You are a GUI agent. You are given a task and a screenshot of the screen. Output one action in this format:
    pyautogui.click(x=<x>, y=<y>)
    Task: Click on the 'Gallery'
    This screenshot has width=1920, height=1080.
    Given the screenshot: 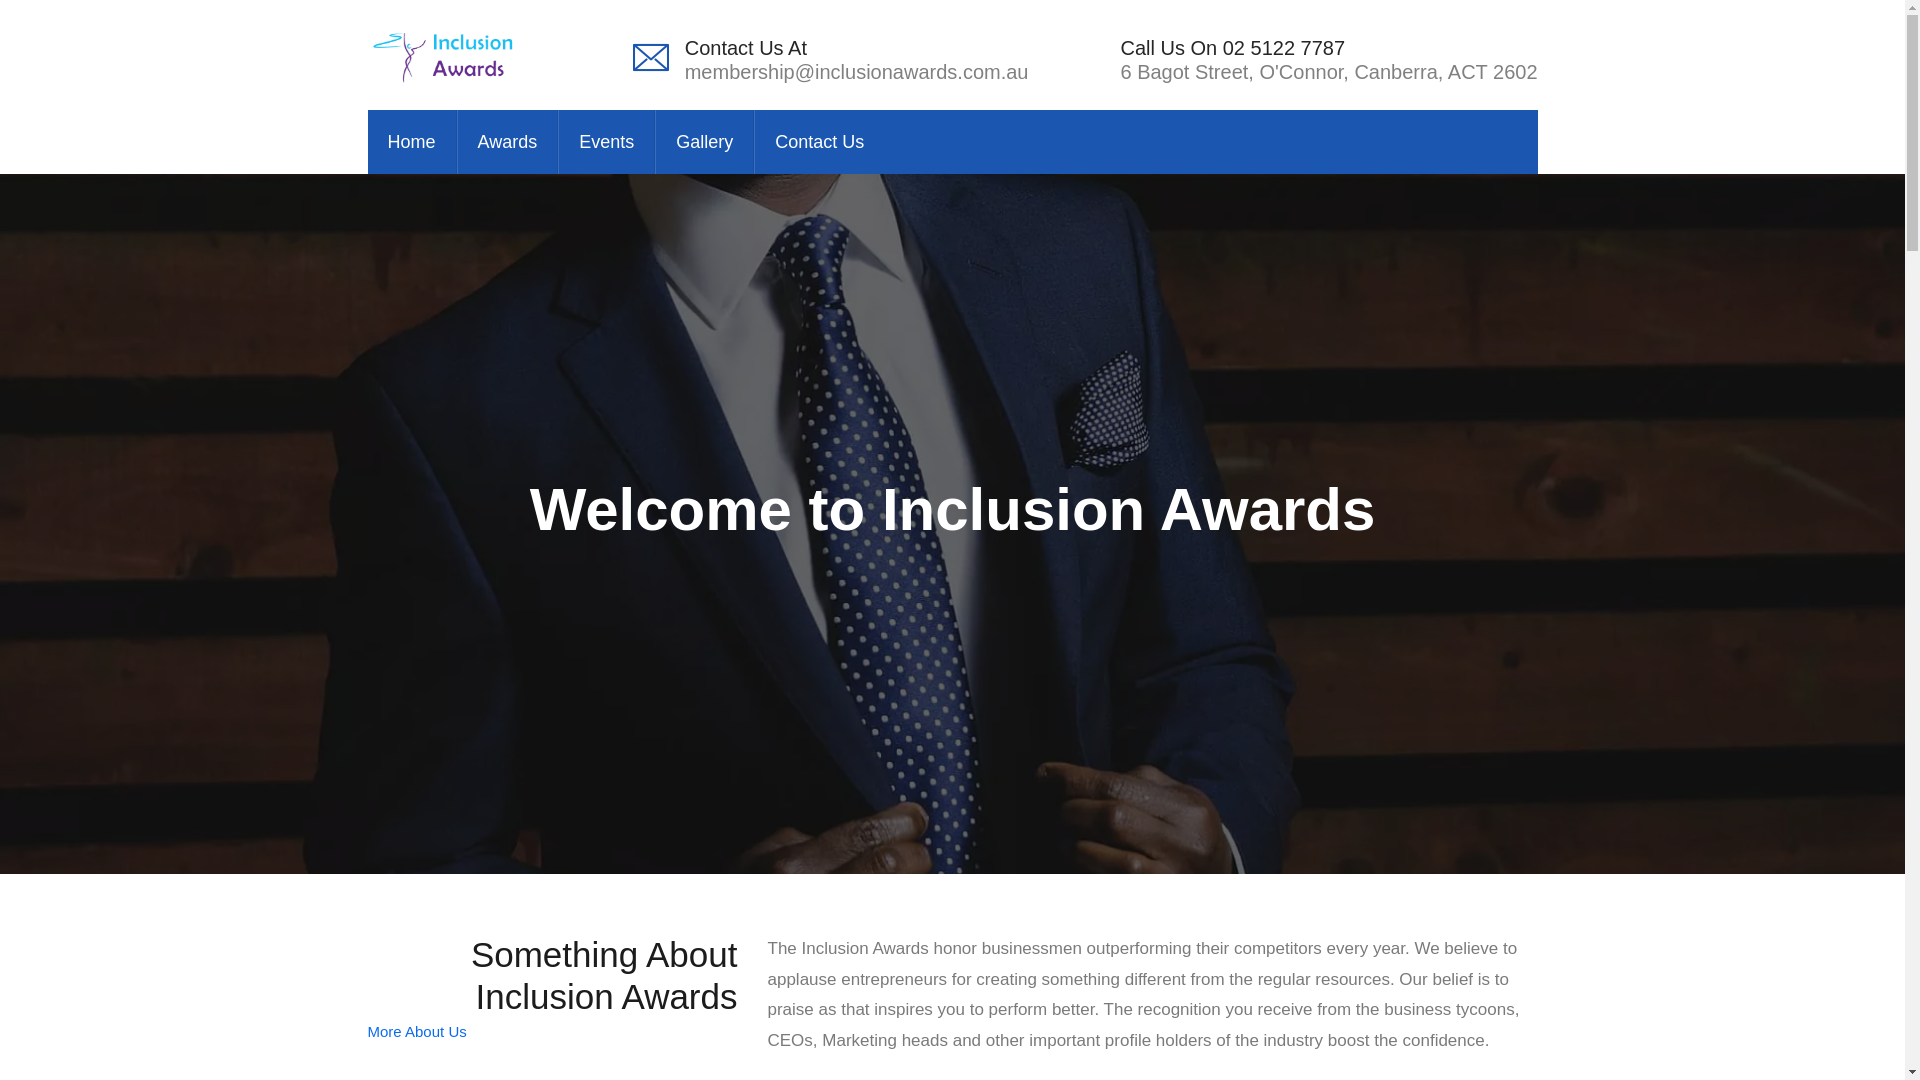 What is the action you would take?
    pyautogui.click(x=704, y=141)
    